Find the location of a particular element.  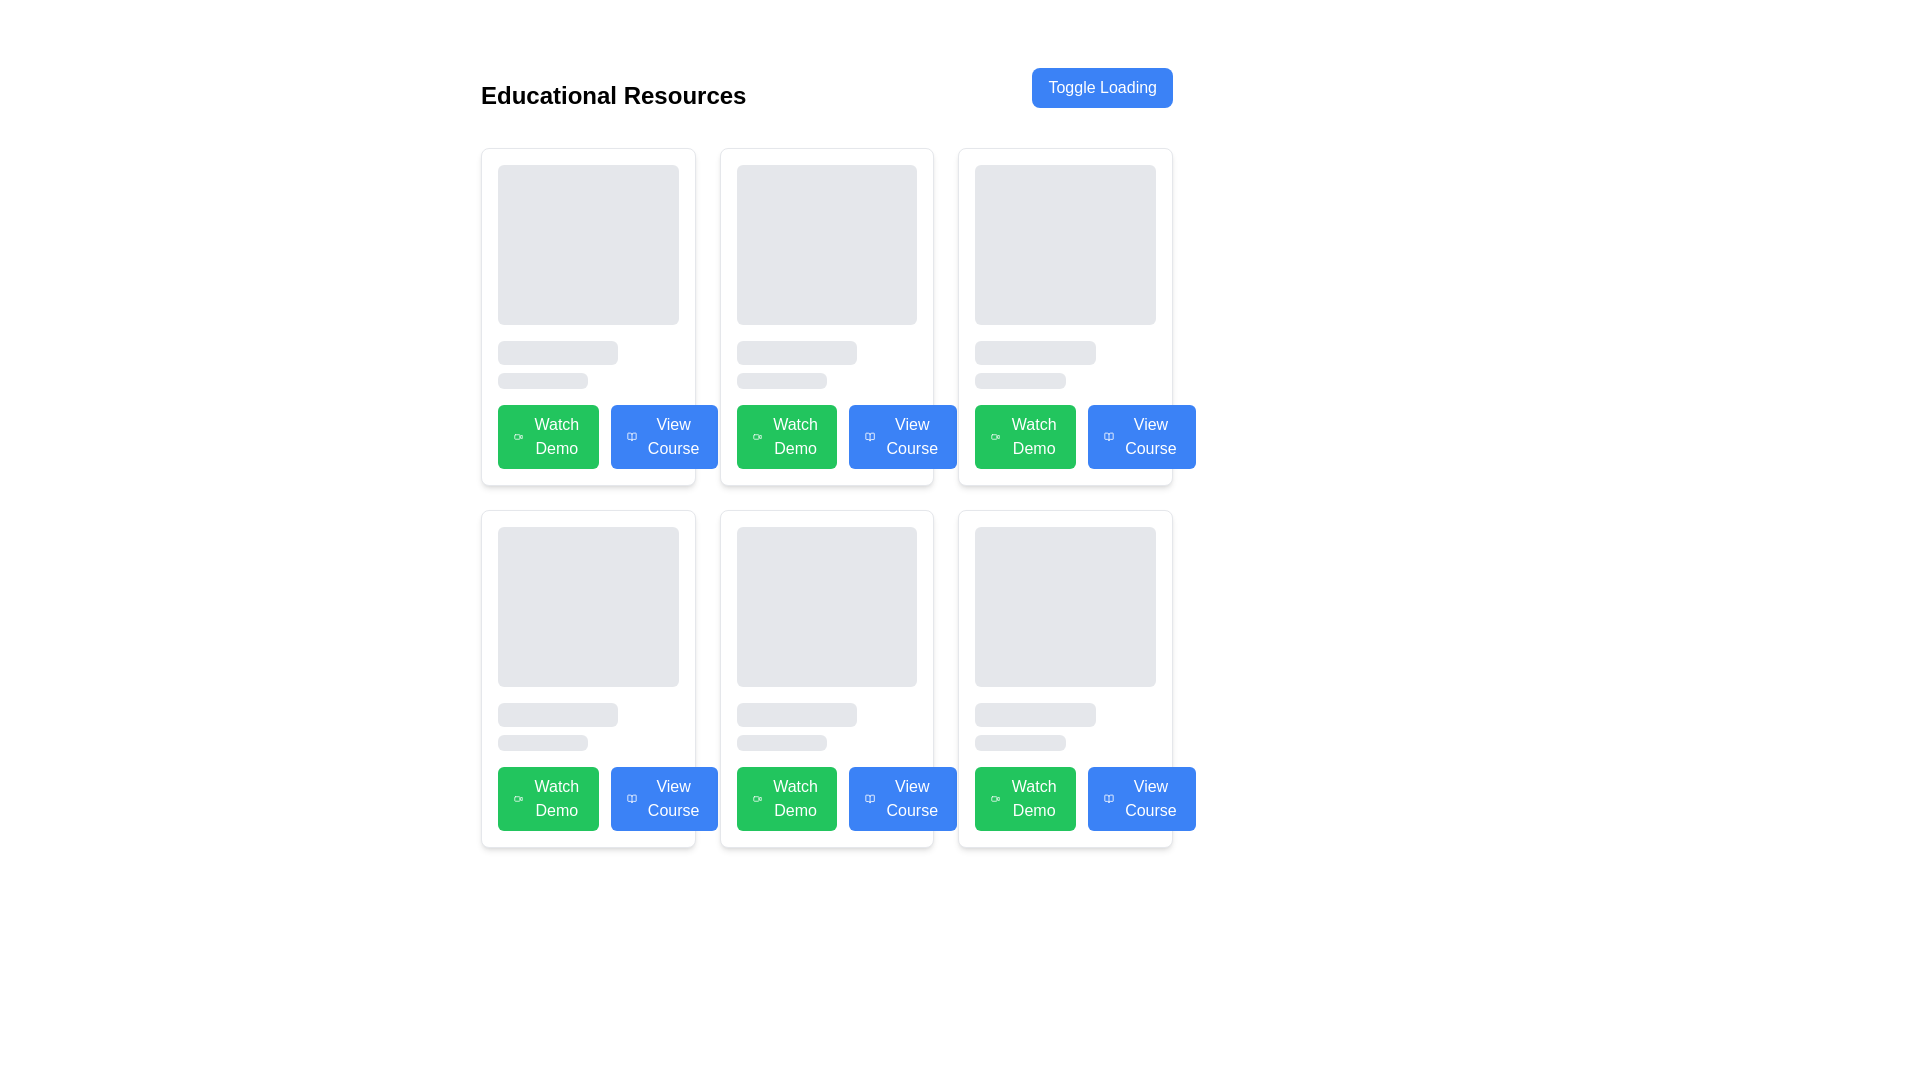

the skeleton loader bar located in the third card from the left in the top row of the grid interface, positioned below the image placeholder and above a smaller gray bar and the buttons labeled 'Watch Demo' and 'View Course' is located at coordinates (1035, 352).